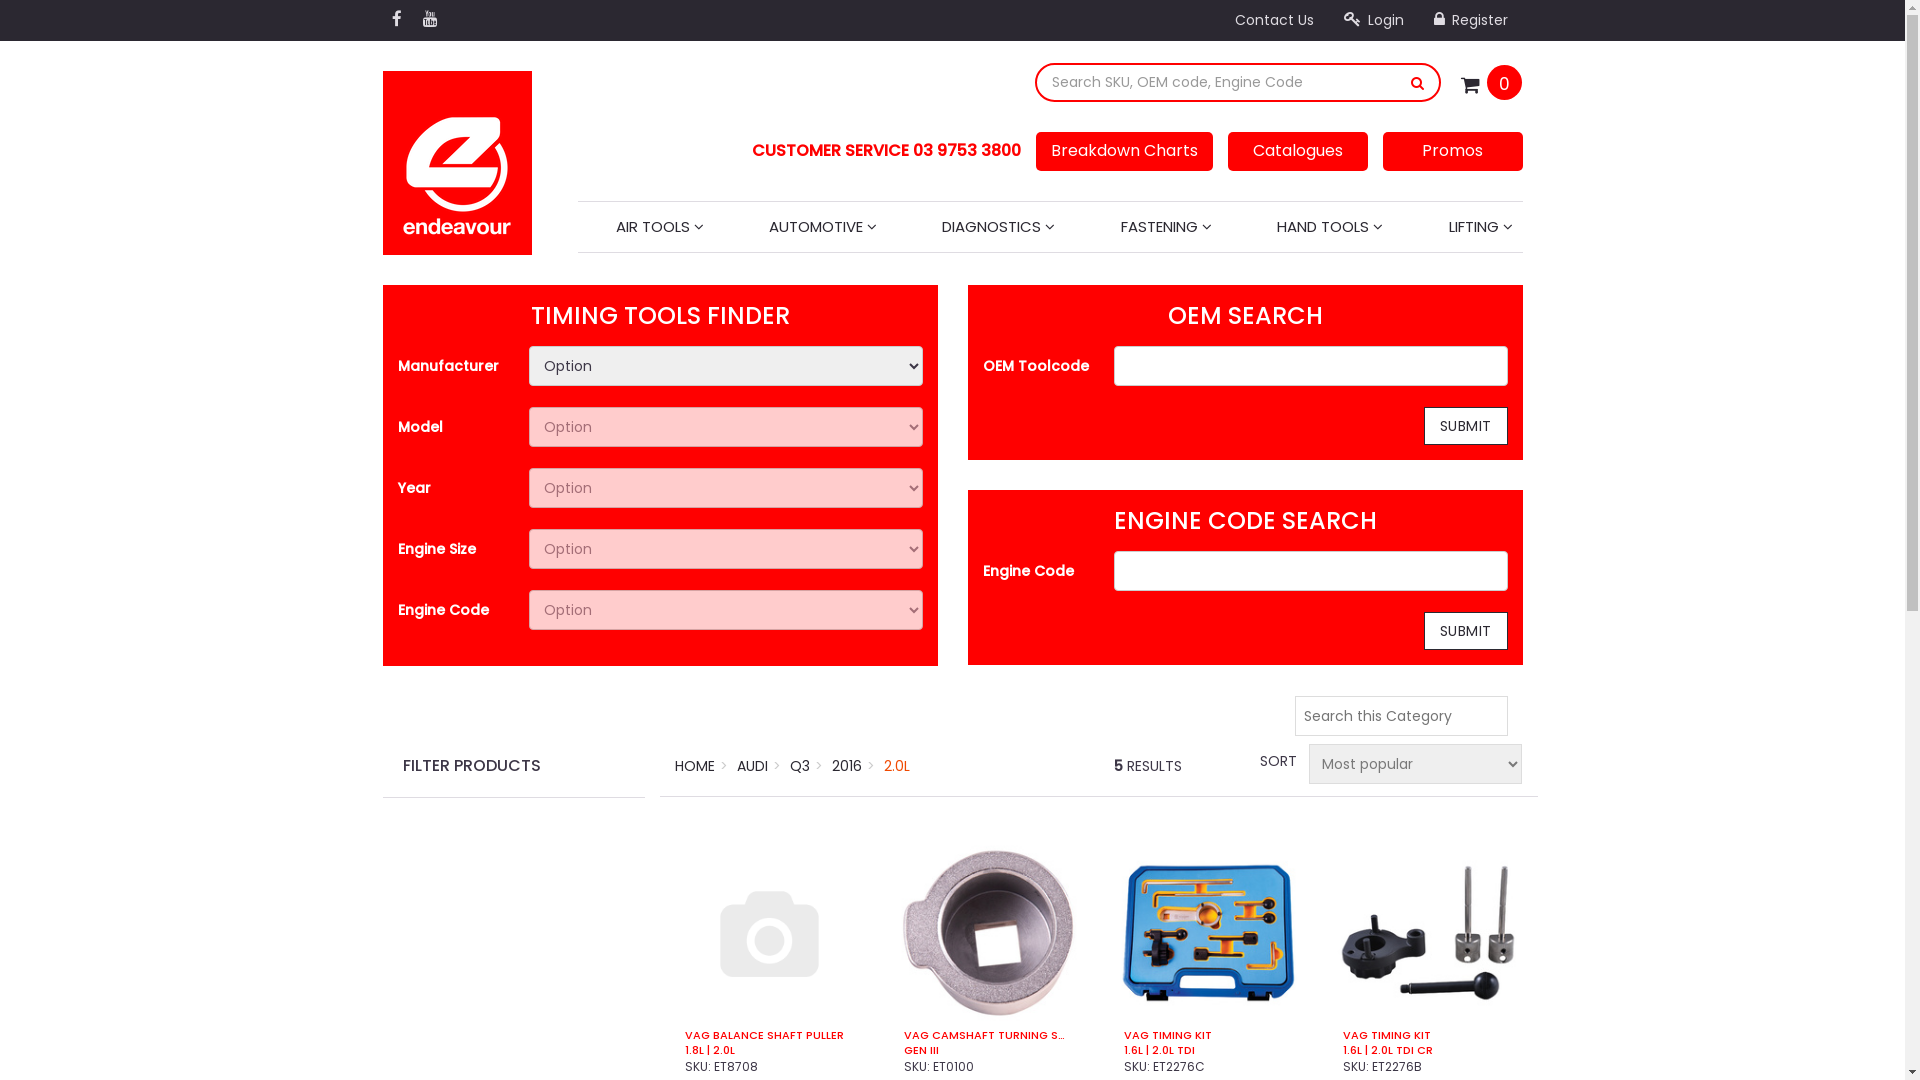 The image size is (1920, 1080). What do you see at coordinates (1469, 19) in the screenshot?
I see `'Register'` at bounding box center [1469, 19].